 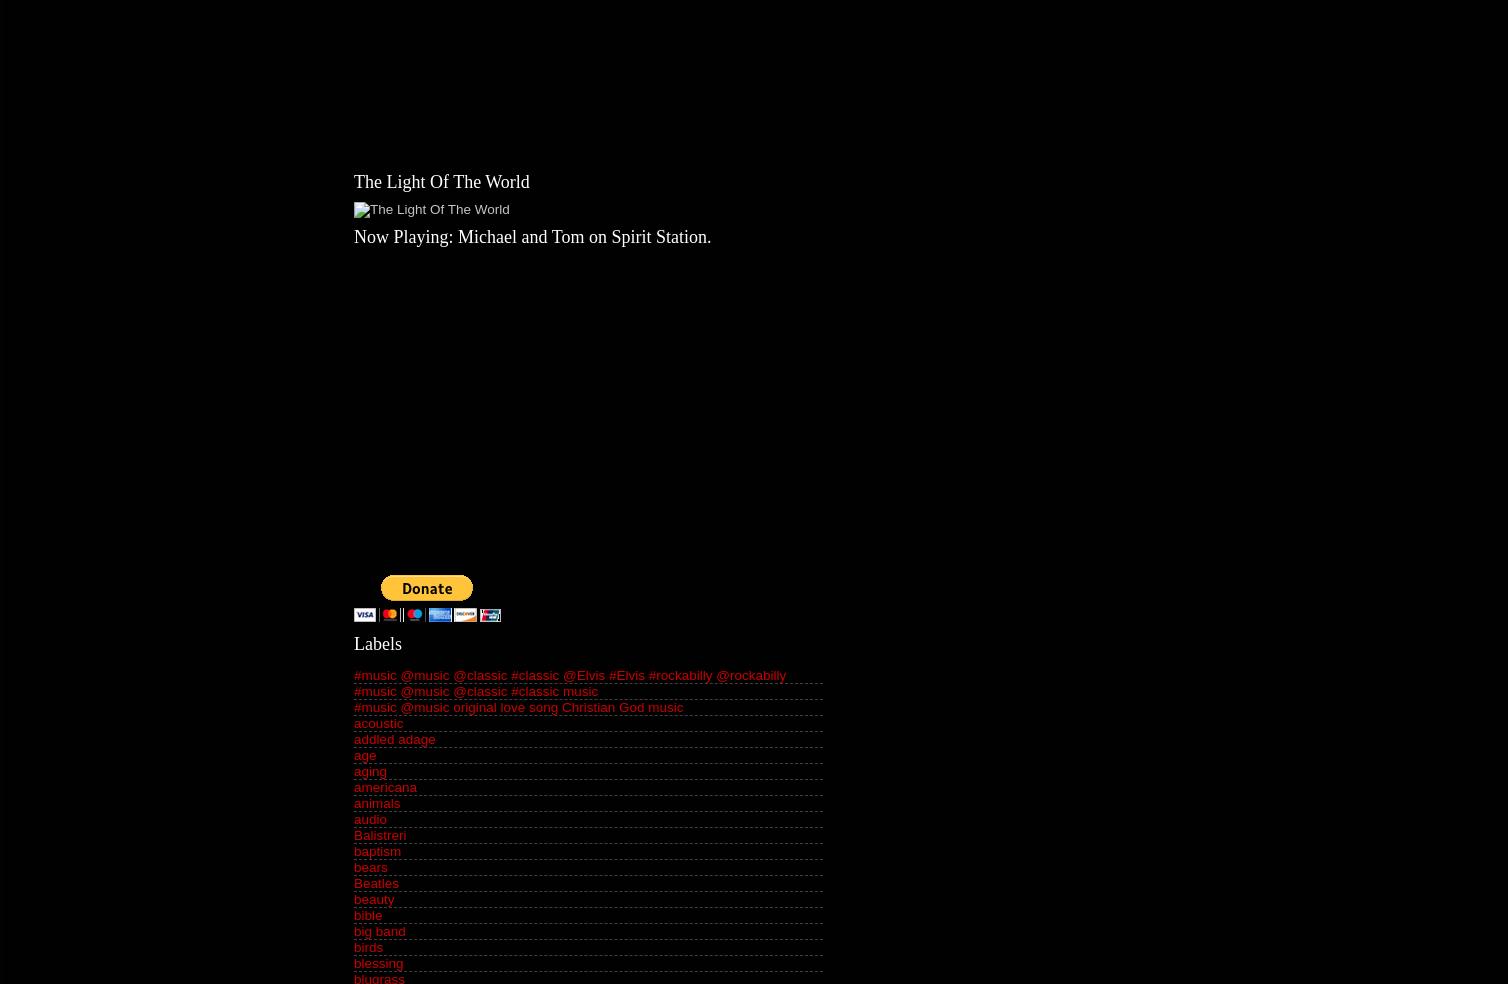 I want to click on 'bible', so click(x=366, y=915).